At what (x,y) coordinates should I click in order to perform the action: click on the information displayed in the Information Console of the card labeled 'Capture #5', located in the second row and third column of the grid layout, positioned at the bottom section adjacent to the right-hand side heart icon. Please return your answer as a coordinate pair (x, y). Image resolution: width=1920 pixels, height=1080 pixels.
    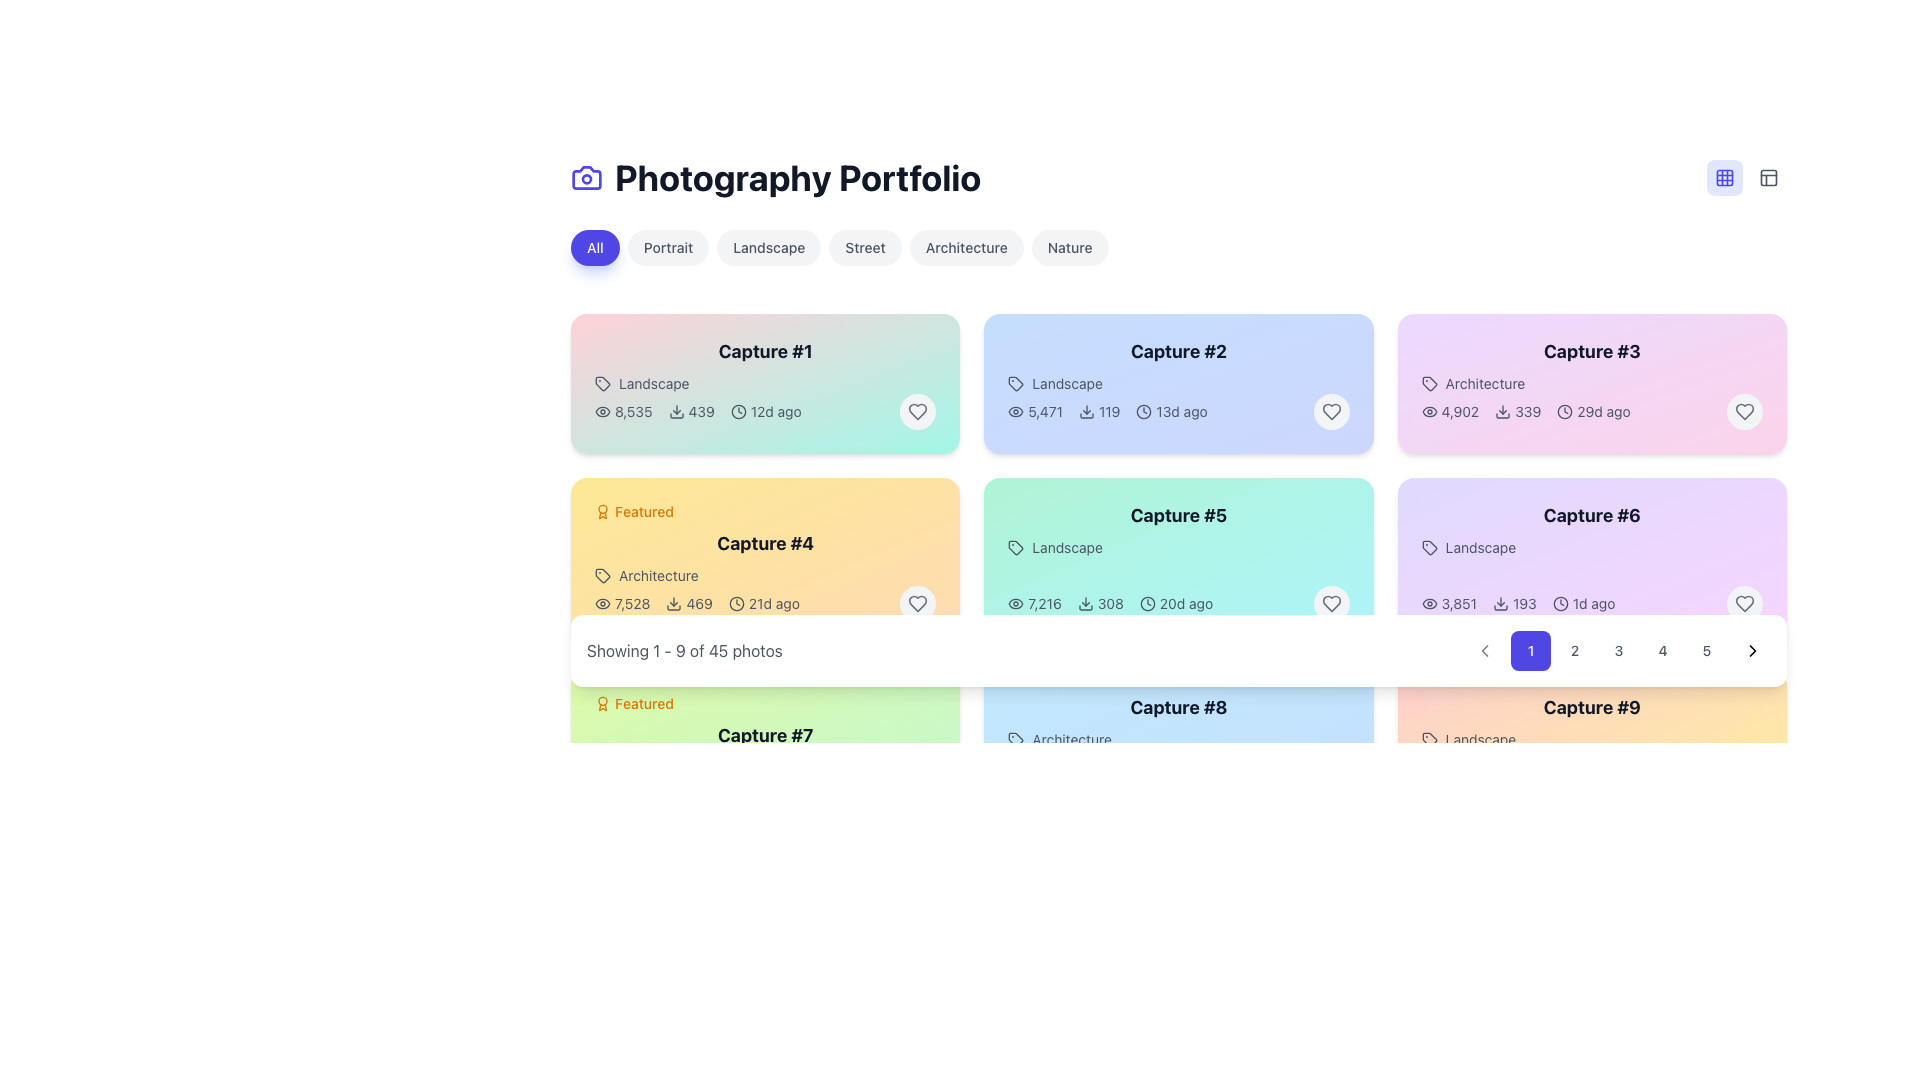
    Looking at the image, I should click on (1179, 603).